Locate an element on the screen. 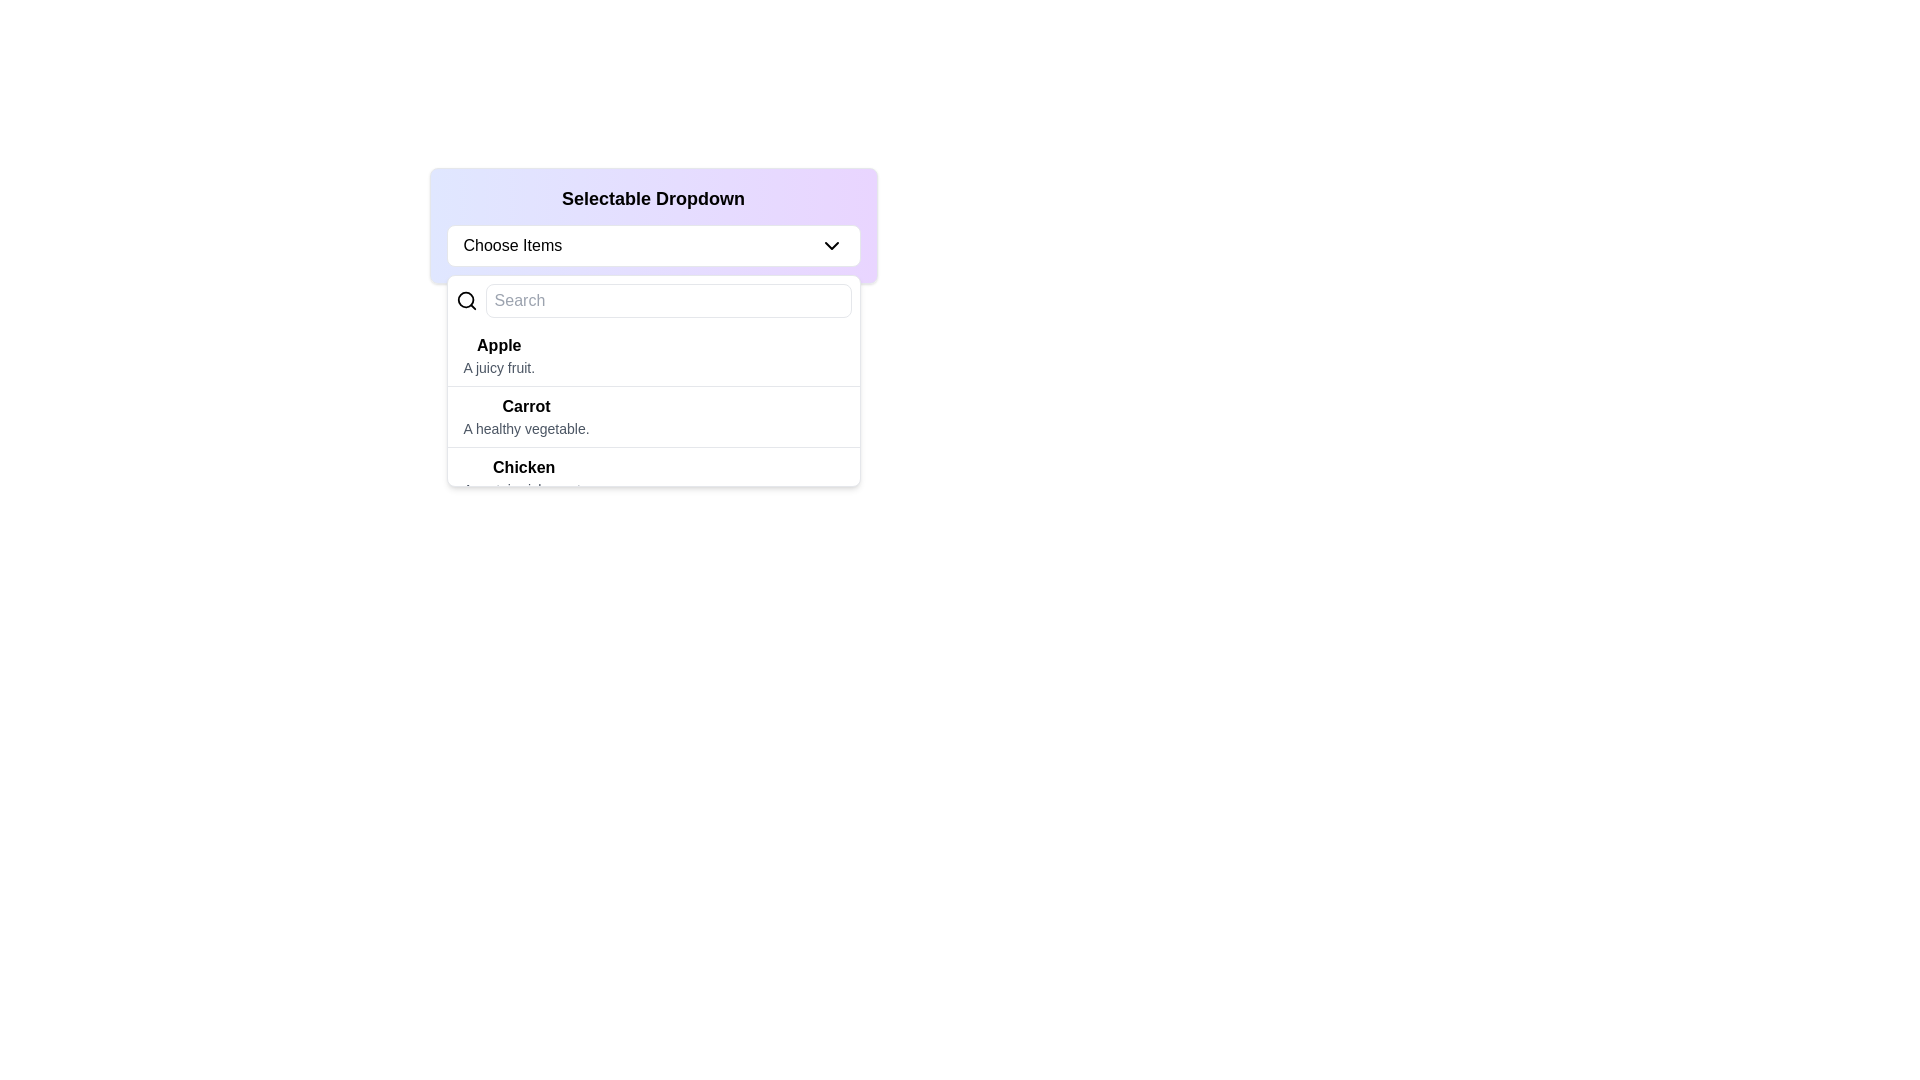 The height and width of the screenshot is (1080, 1920). the 'Apple' text label in the dropdown menu is located at coordinates (499, 345).